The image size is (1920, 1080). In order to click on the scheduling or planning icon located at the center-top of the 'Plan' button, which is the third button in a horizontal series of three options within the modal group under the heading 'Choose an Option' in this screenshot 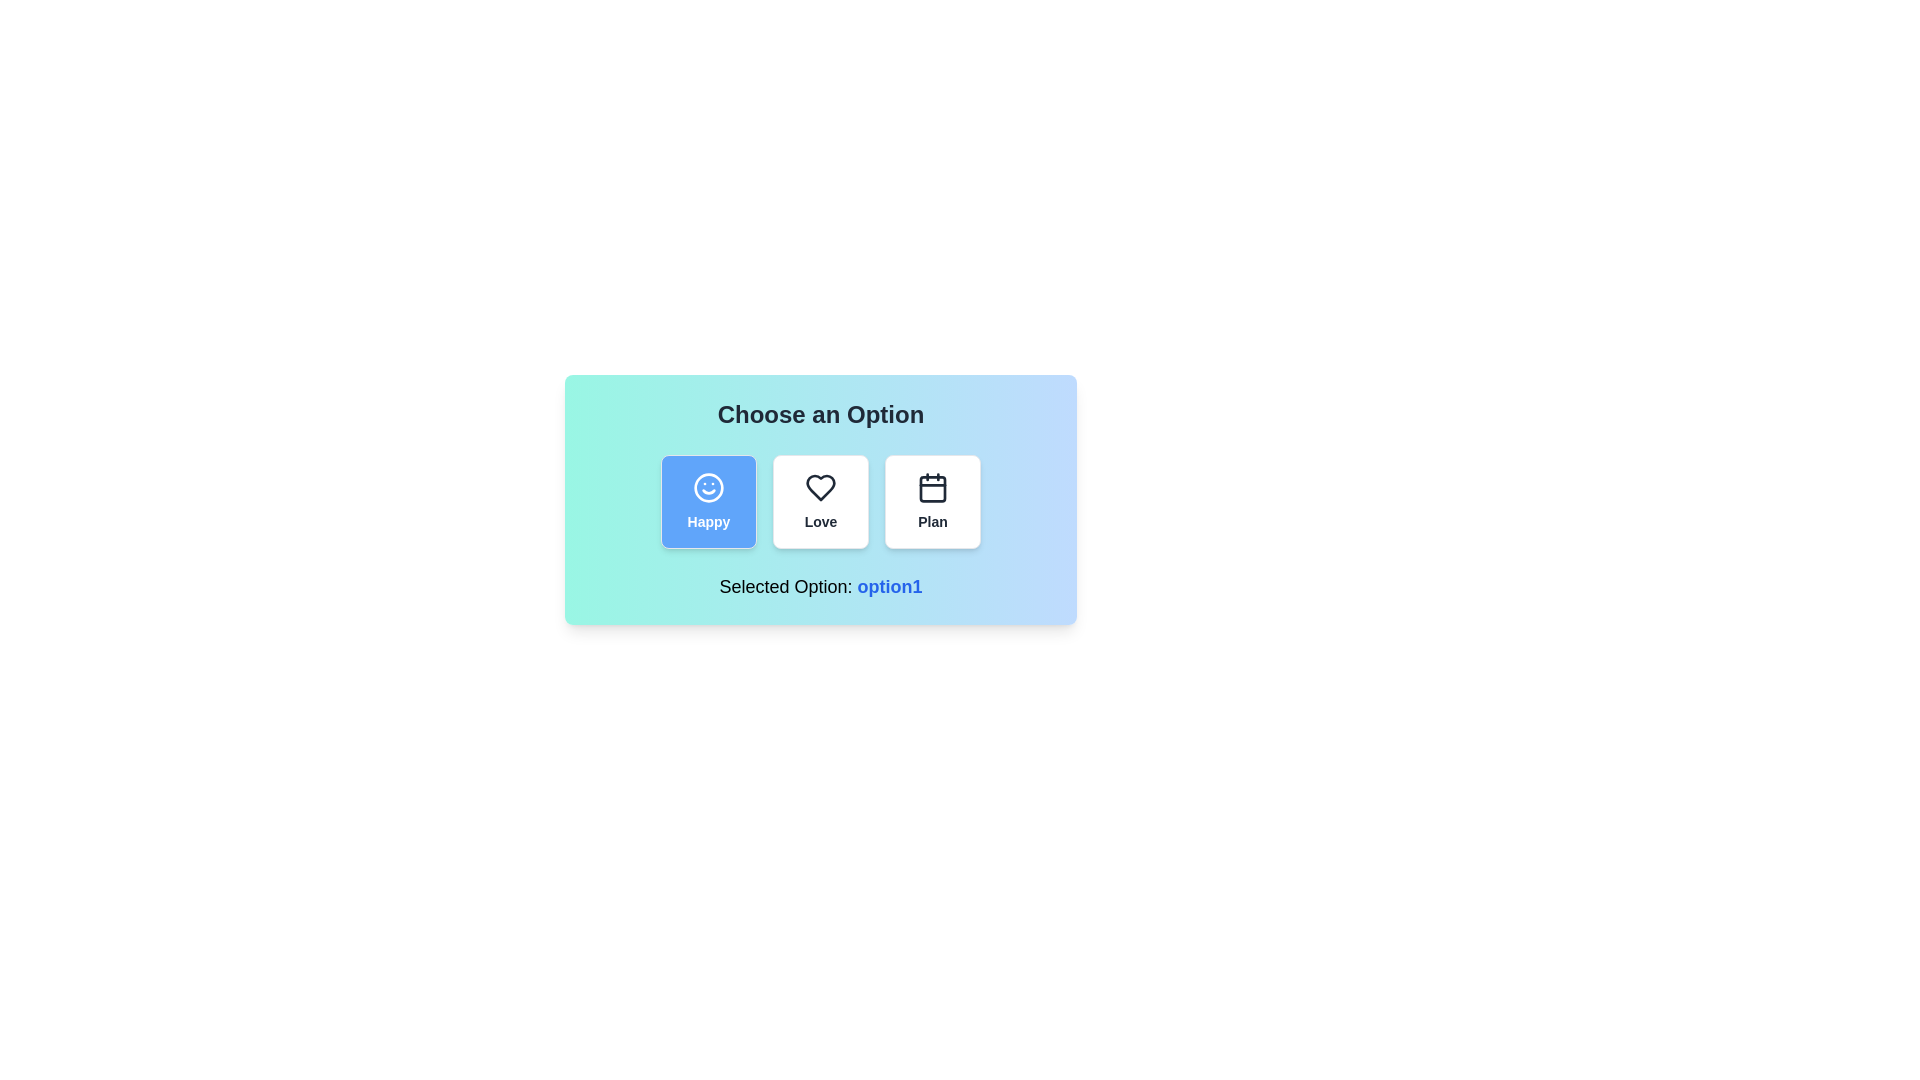, I will do `click(931, 488)`.